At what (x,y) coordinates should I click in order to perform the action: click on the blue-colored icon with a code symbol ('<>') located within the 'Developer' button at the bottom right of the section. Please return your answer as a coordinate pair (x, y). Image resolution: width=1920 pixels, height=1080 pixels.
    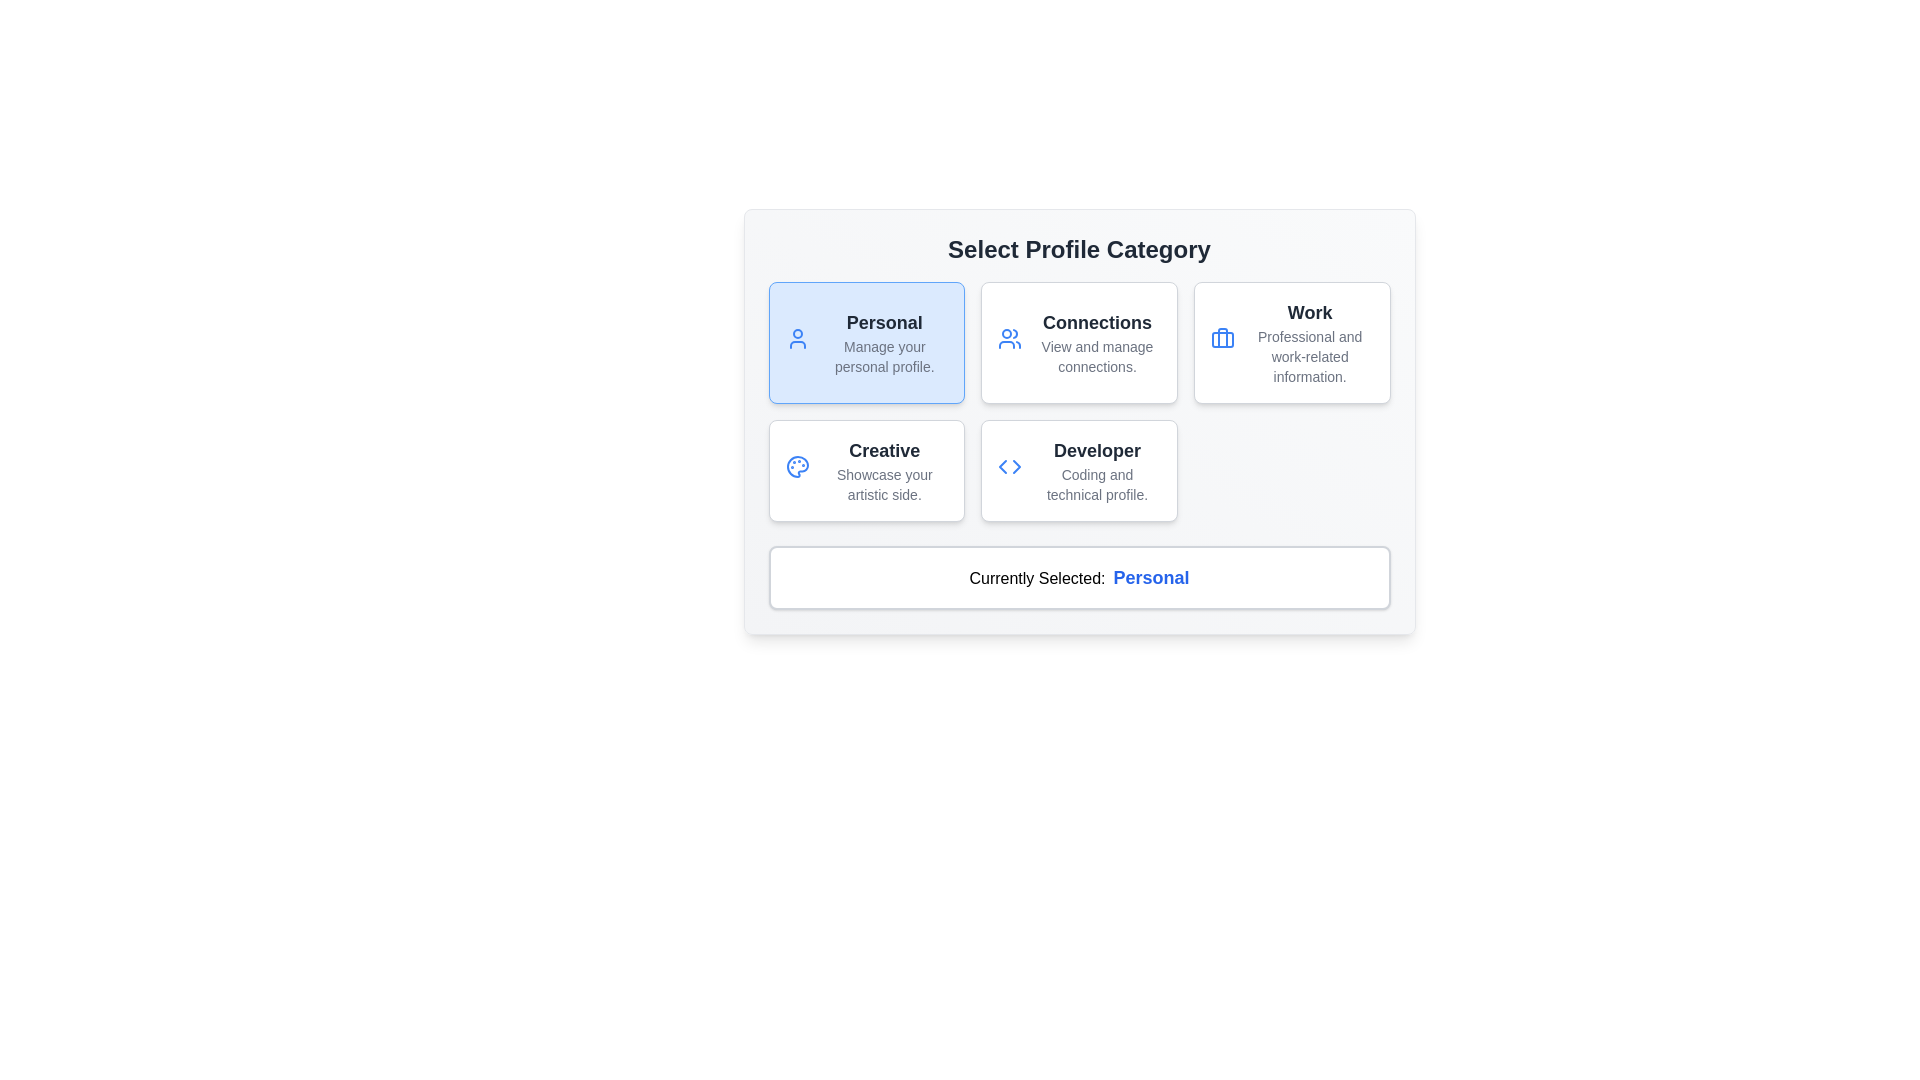
    Looking at the image, I should click on (1010, 470).